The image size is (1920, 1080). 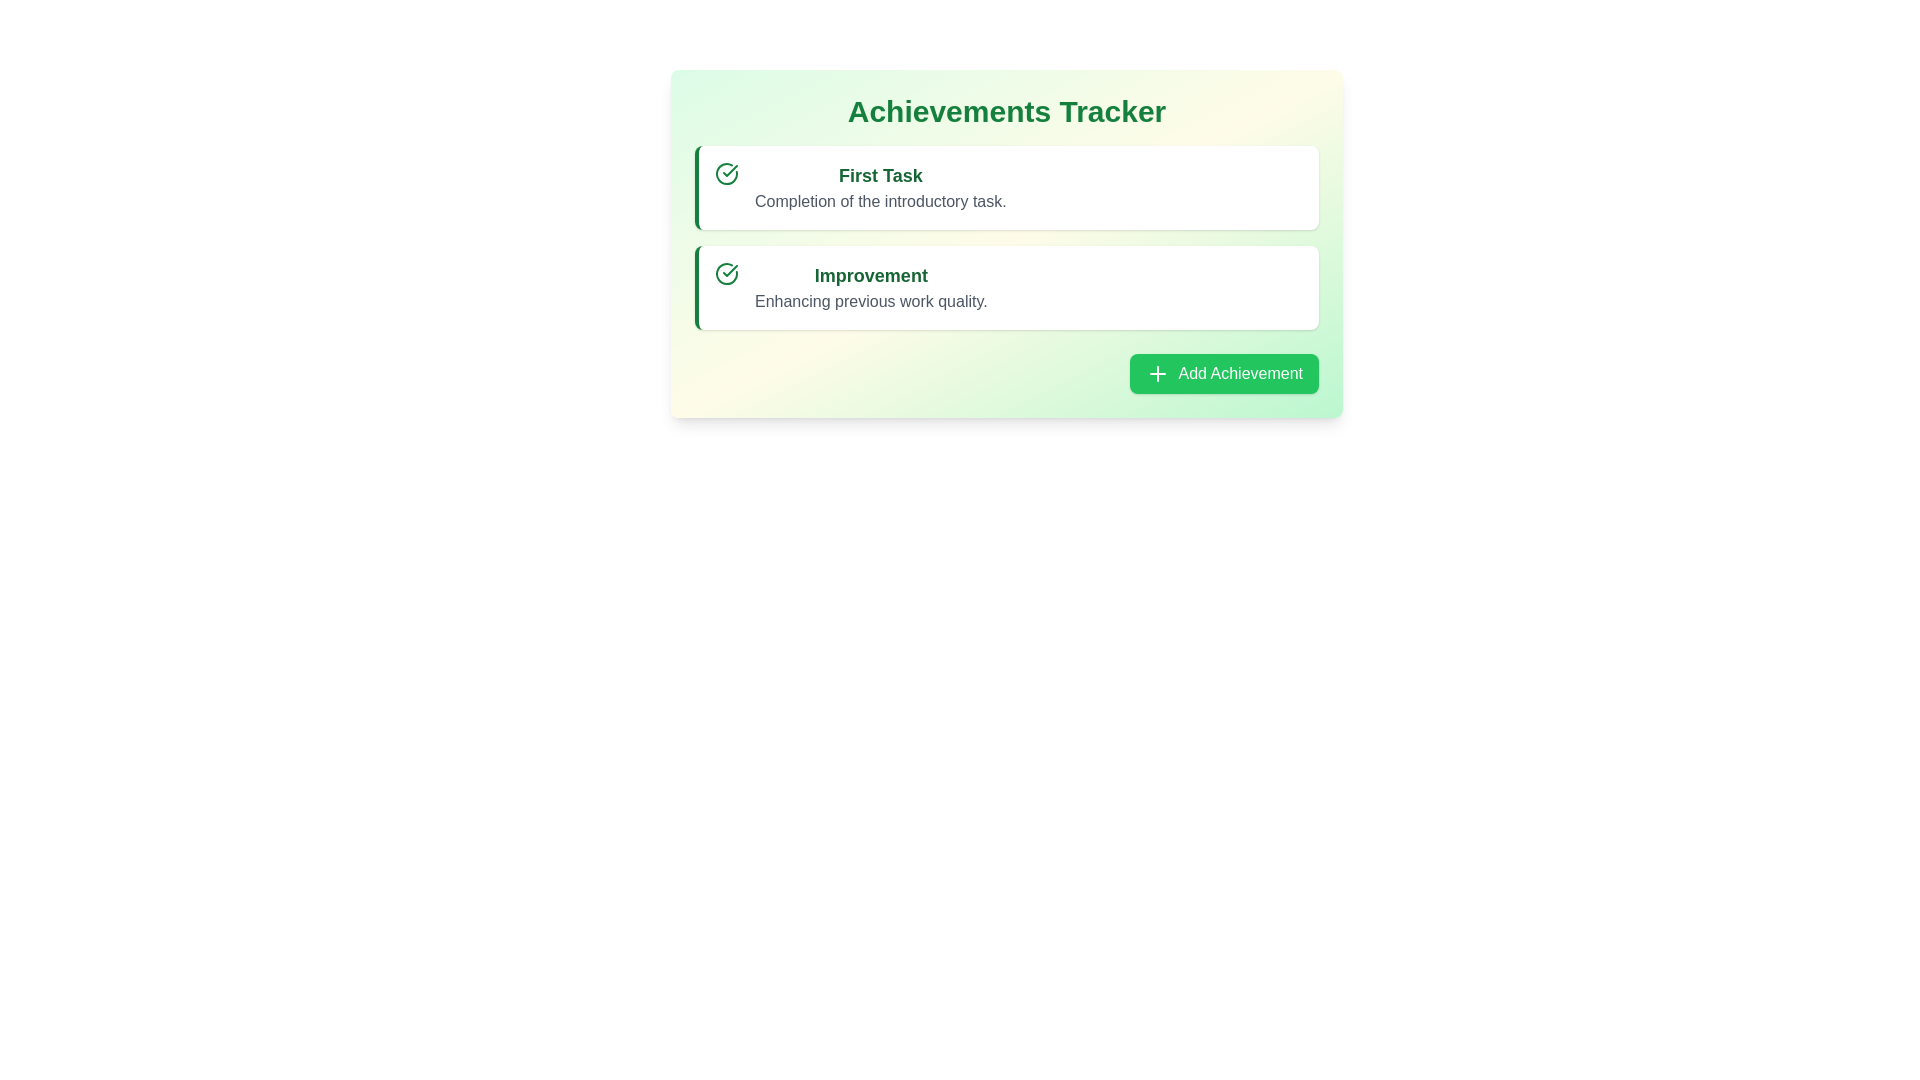 What do you see at coordinates (1239, 374) in the screenshot?
I see `the 'Add Achievement' text label within the green button located at the bottom-right of the central card in the interface` at bounding box center [1239, 374].